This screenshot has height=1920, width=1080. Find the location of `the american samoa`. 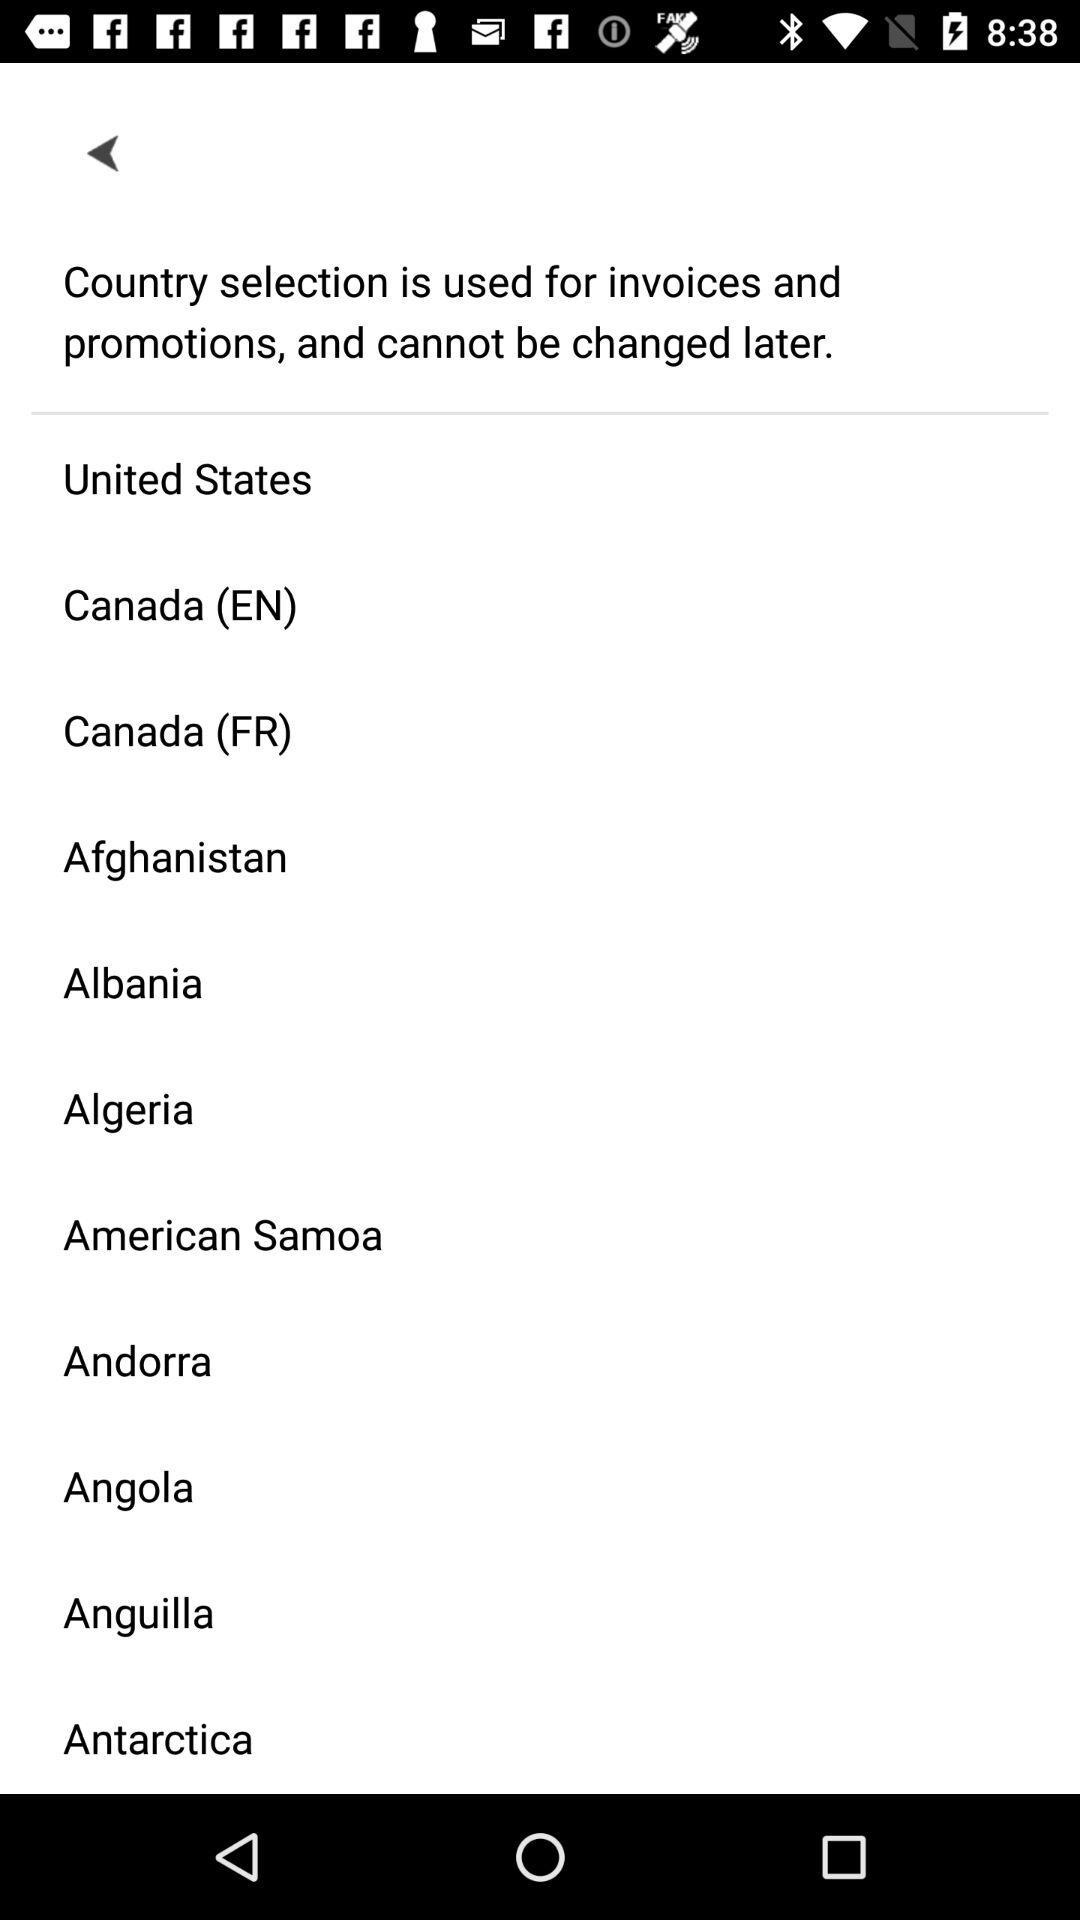

the american samoa is located at coordinates (523, 1232).